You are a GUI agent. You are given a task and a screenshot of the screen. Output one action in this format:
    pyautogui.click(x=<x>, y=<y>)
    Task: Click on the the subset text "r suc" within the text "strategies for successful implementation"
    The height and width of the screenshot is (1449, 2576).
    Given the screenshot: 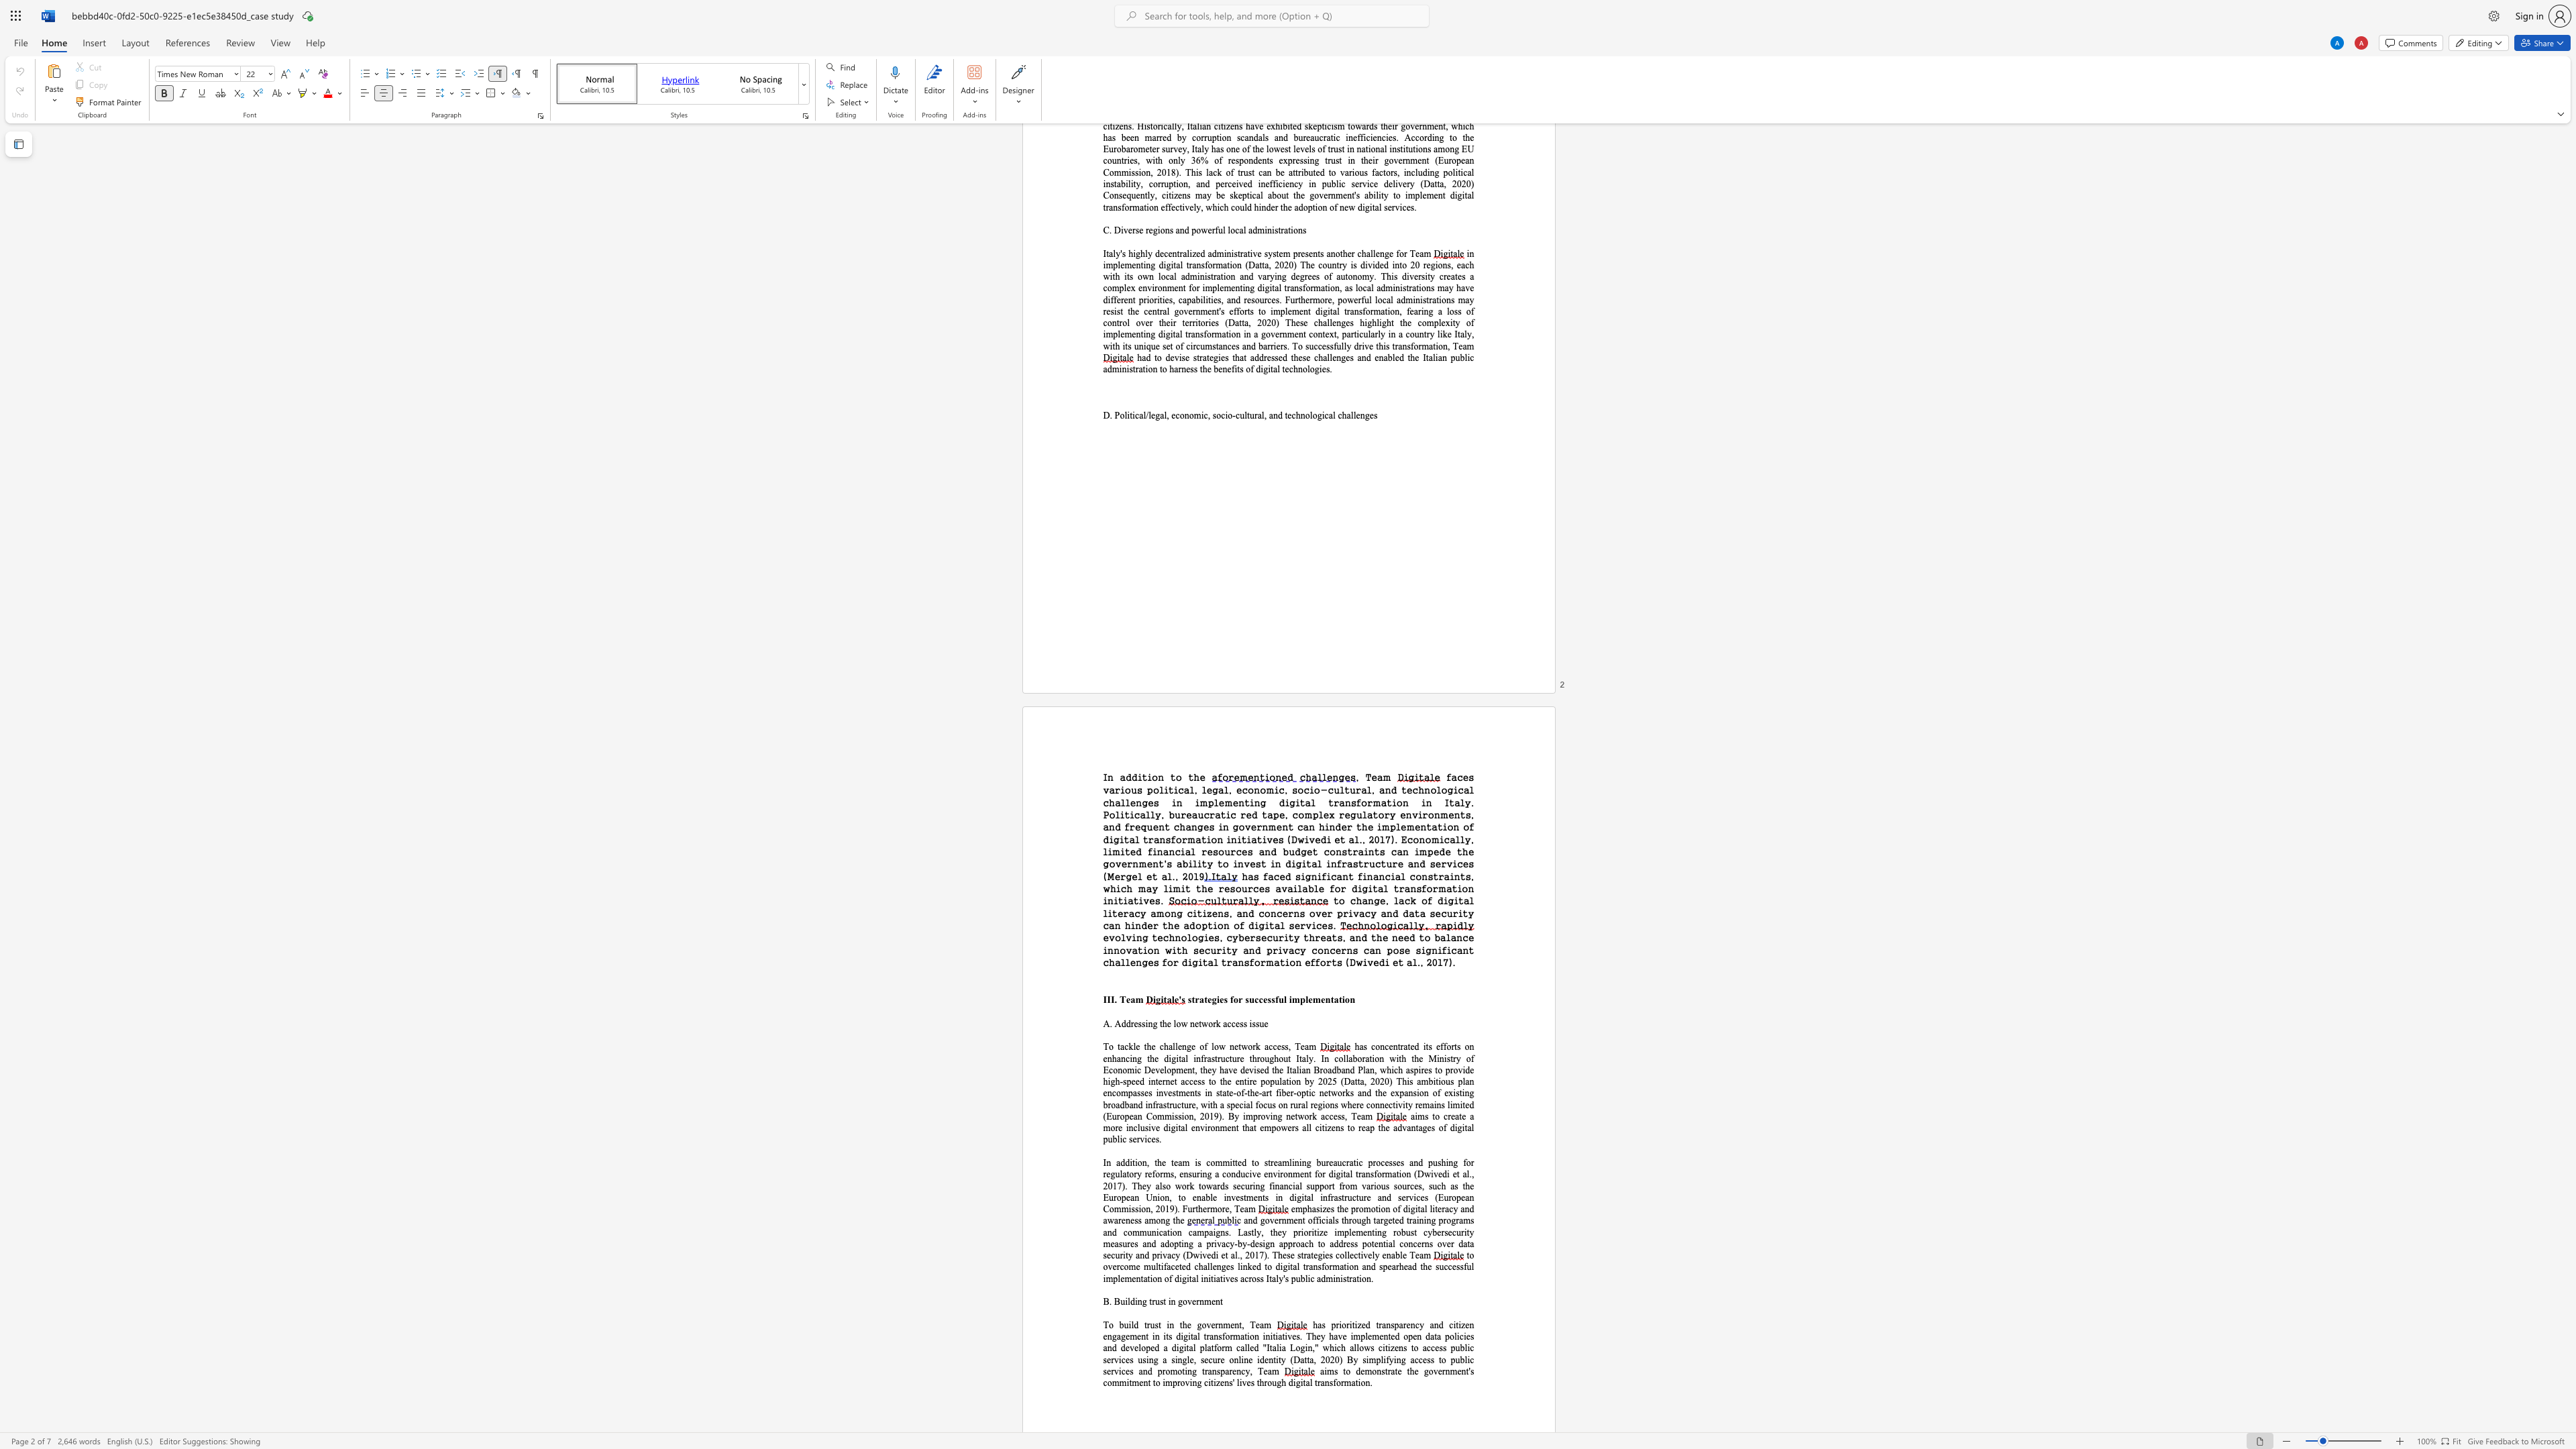 What is the action you would take?
    pyautogui.click(x=1237, y=998)
    